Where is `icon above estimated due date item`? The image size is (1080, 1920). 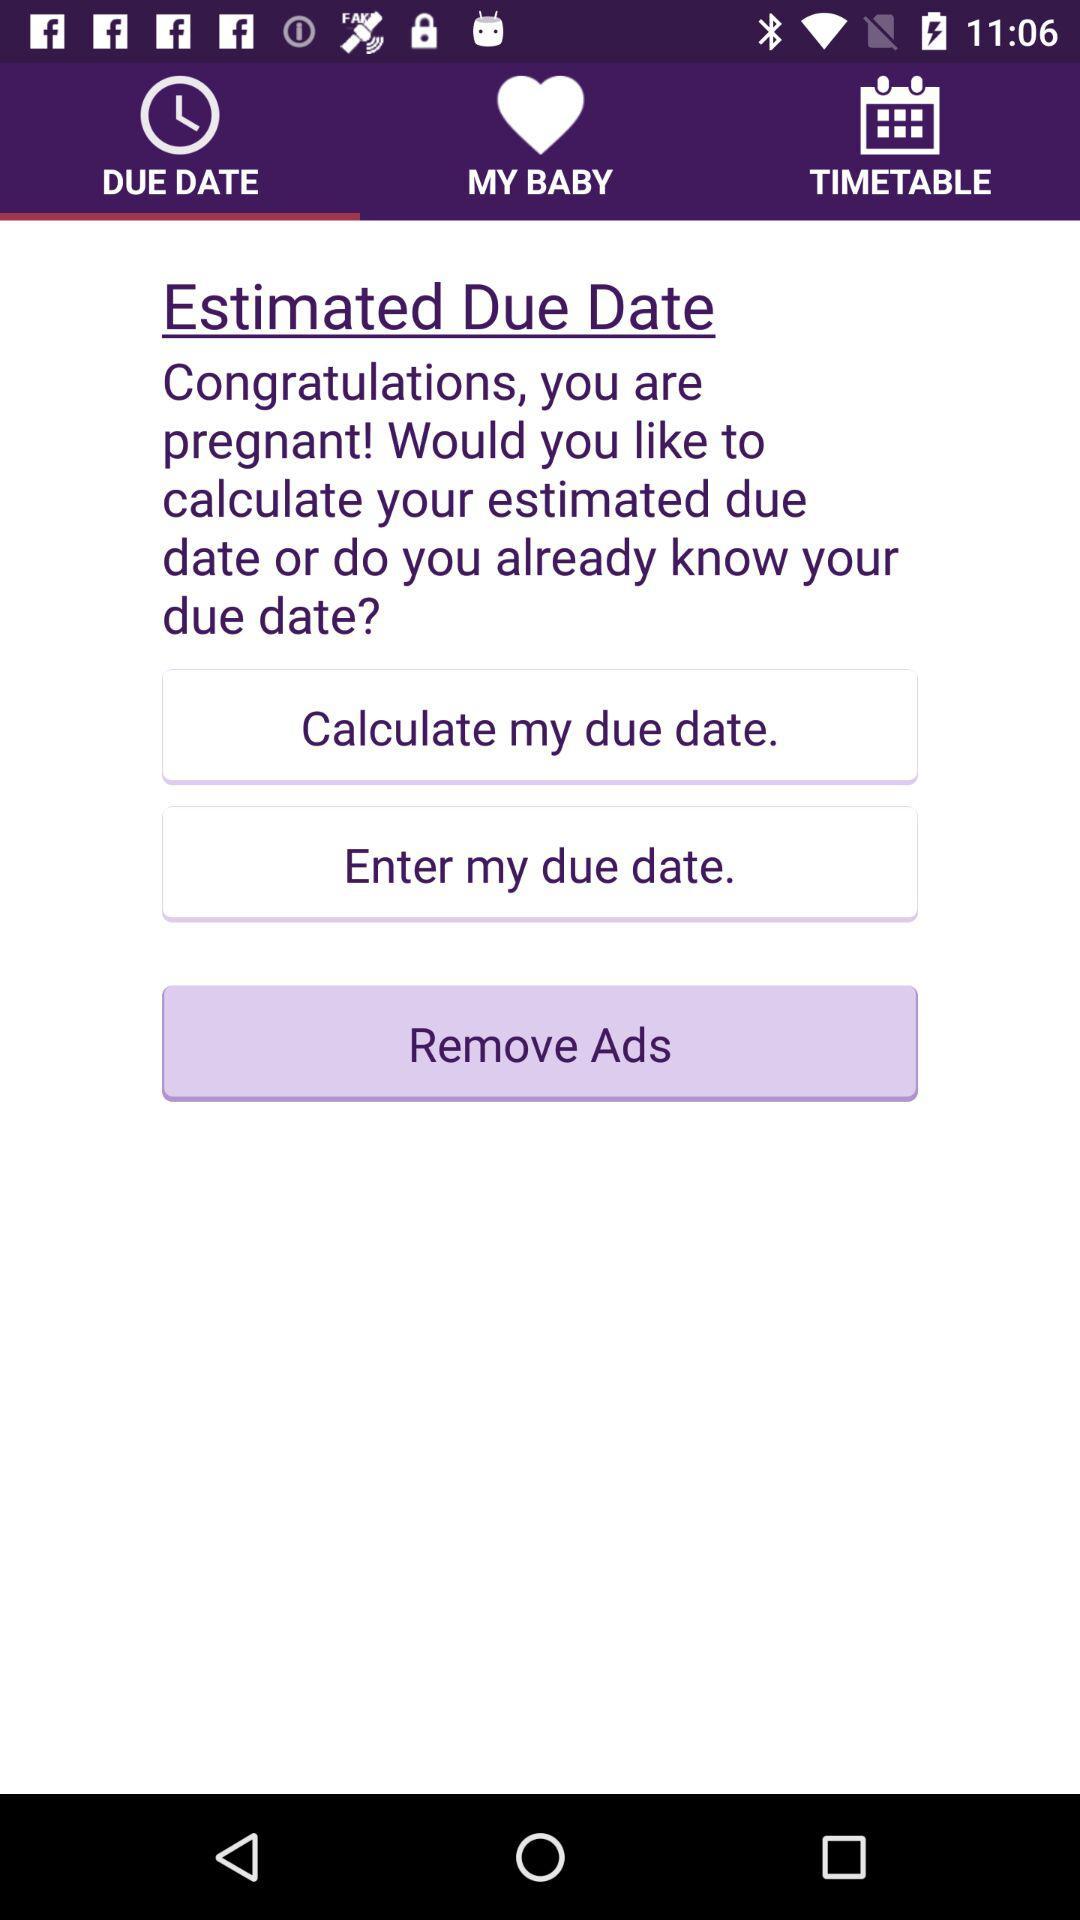 icon above estimated due date item is located at coordinates (540, 140).